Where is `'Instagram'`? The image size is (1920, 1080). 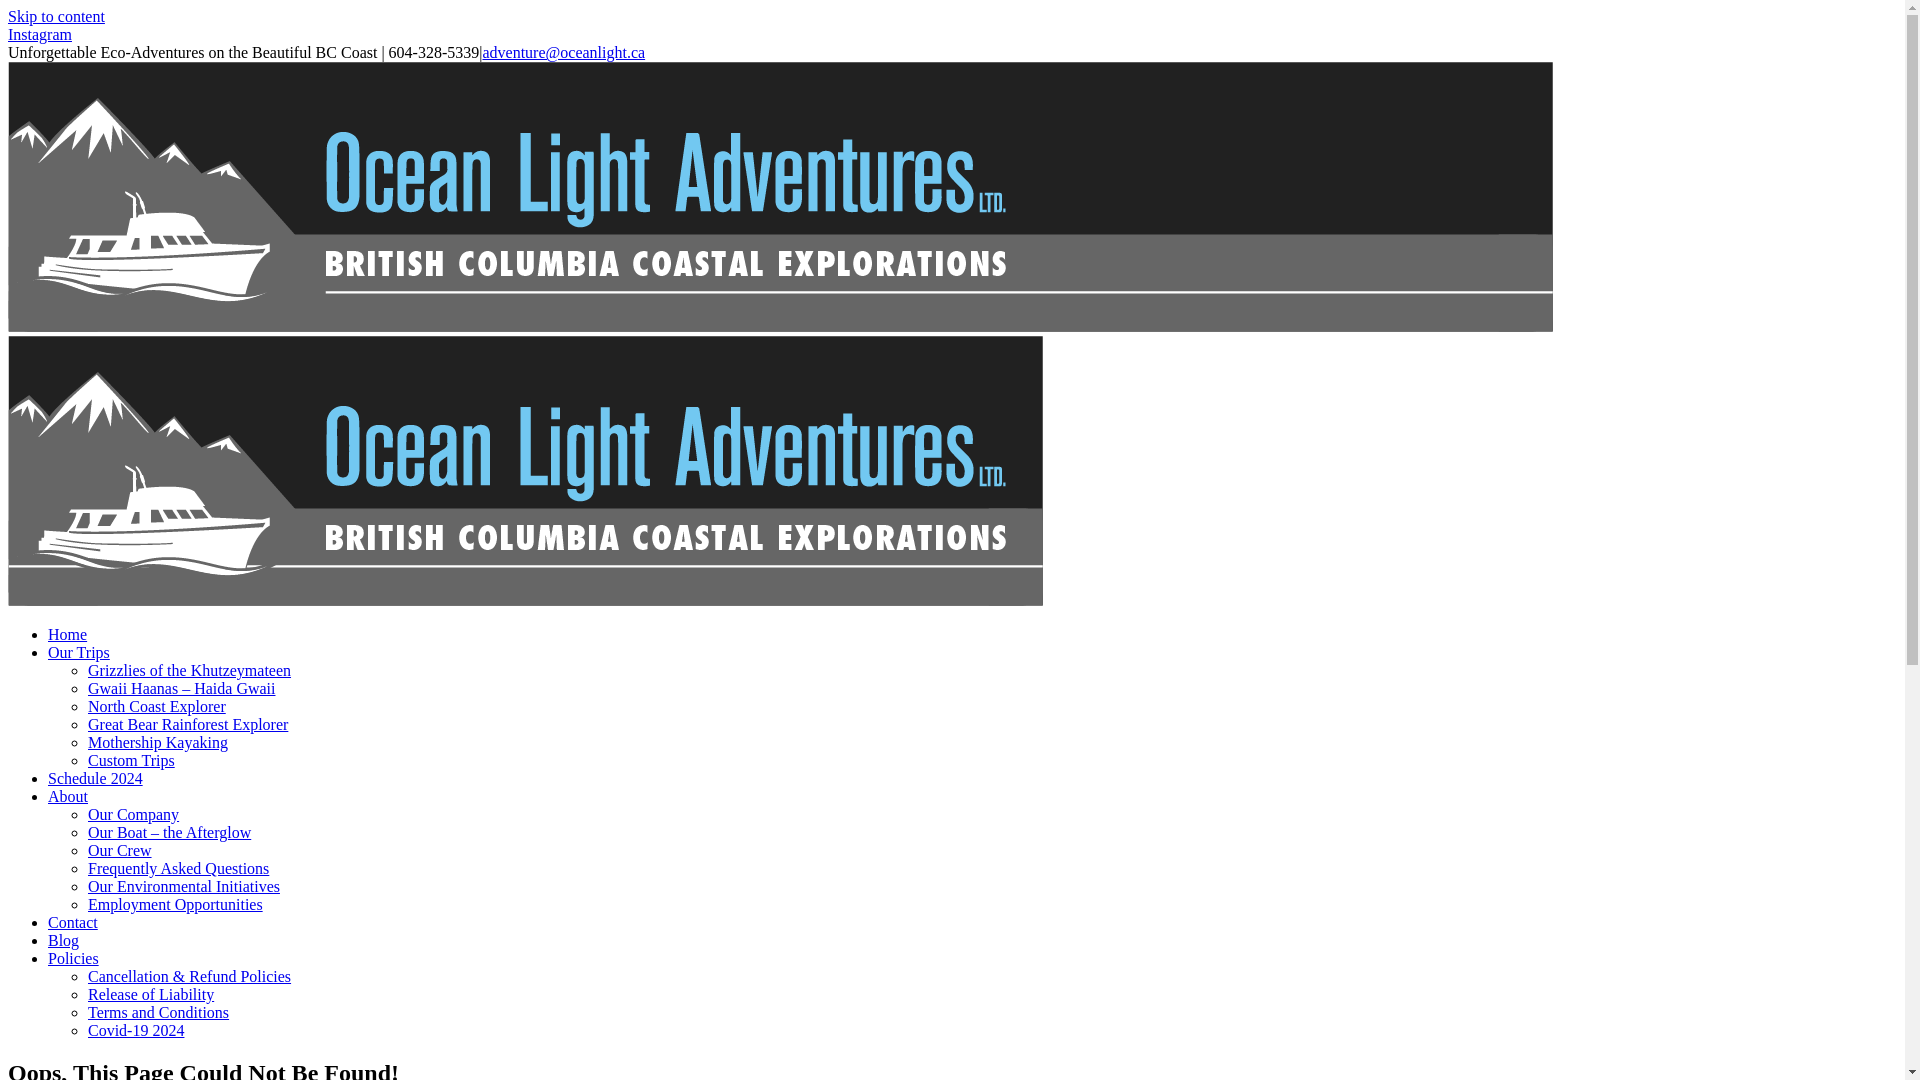 'Instagram' is located at coordinates (39, 34).